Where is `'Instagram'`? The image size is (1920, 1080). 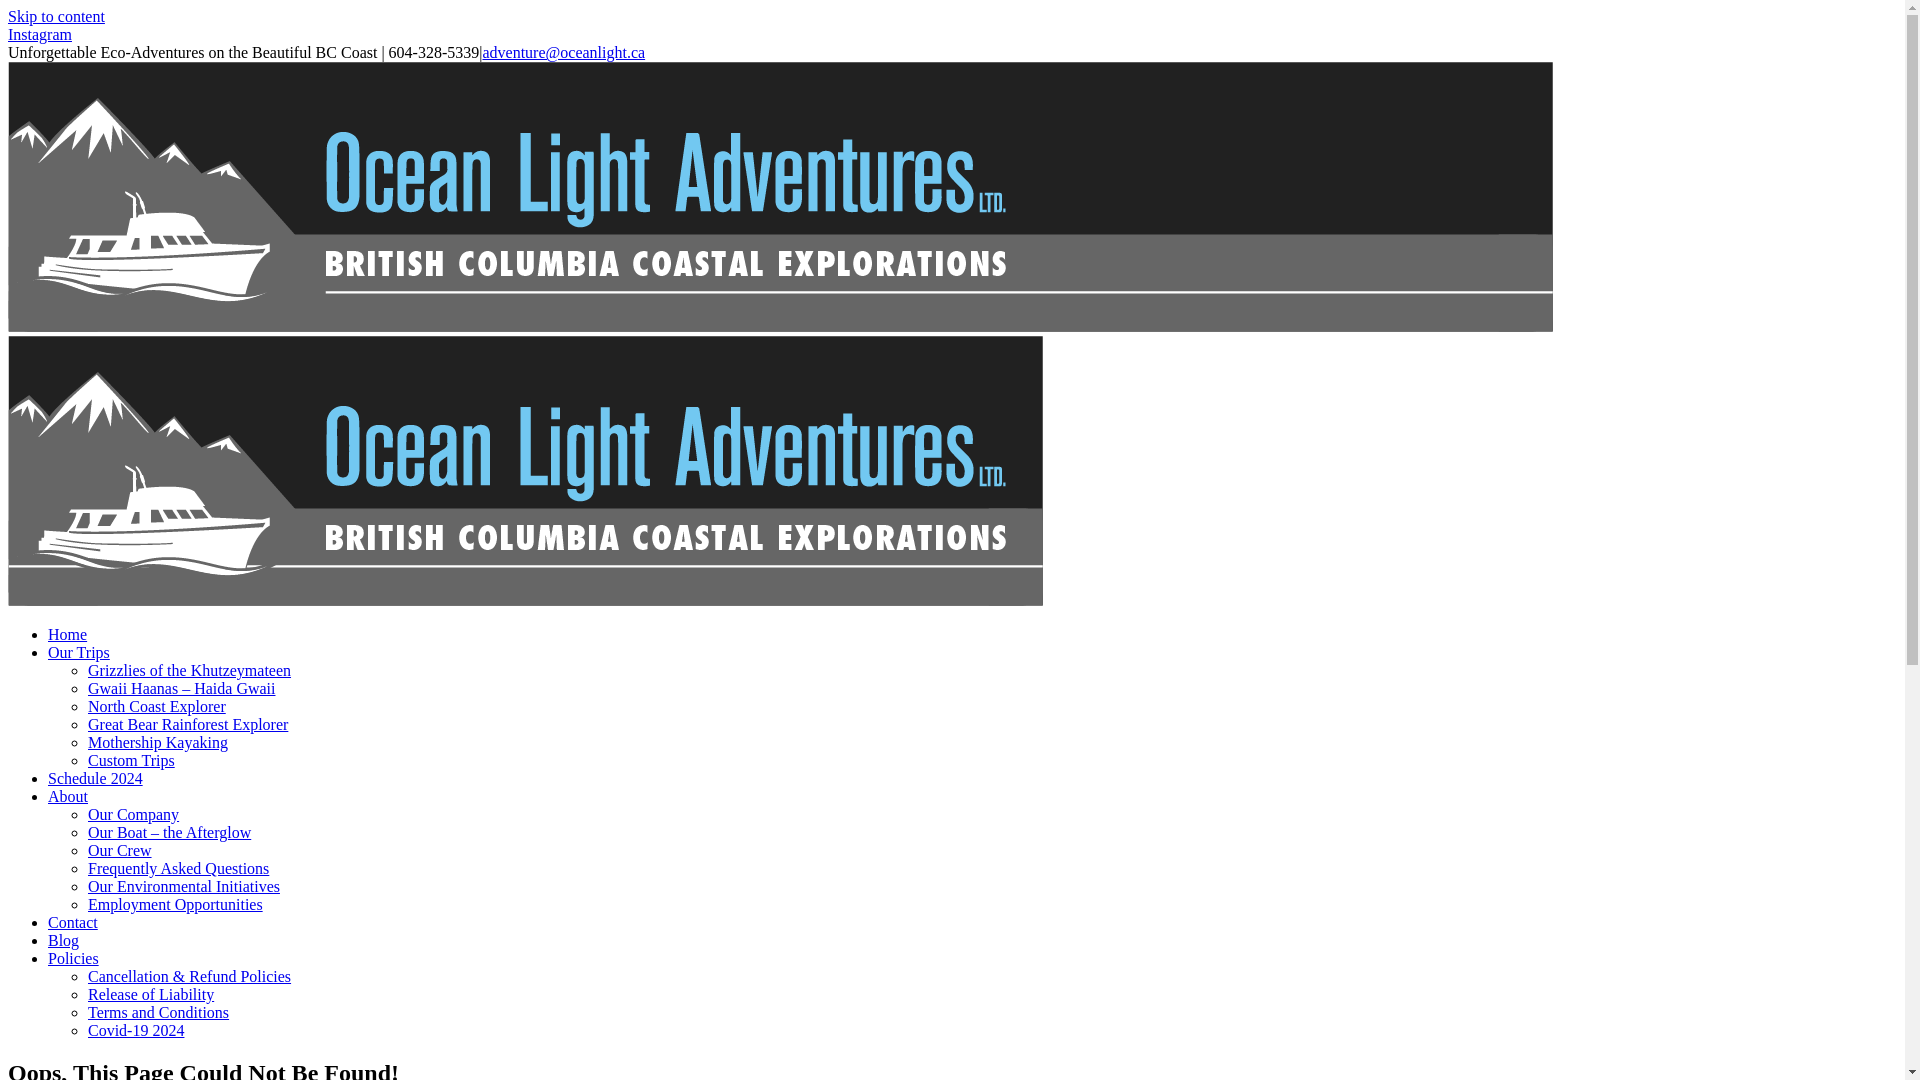 'Instagram' is located at coordinates (39, 34).